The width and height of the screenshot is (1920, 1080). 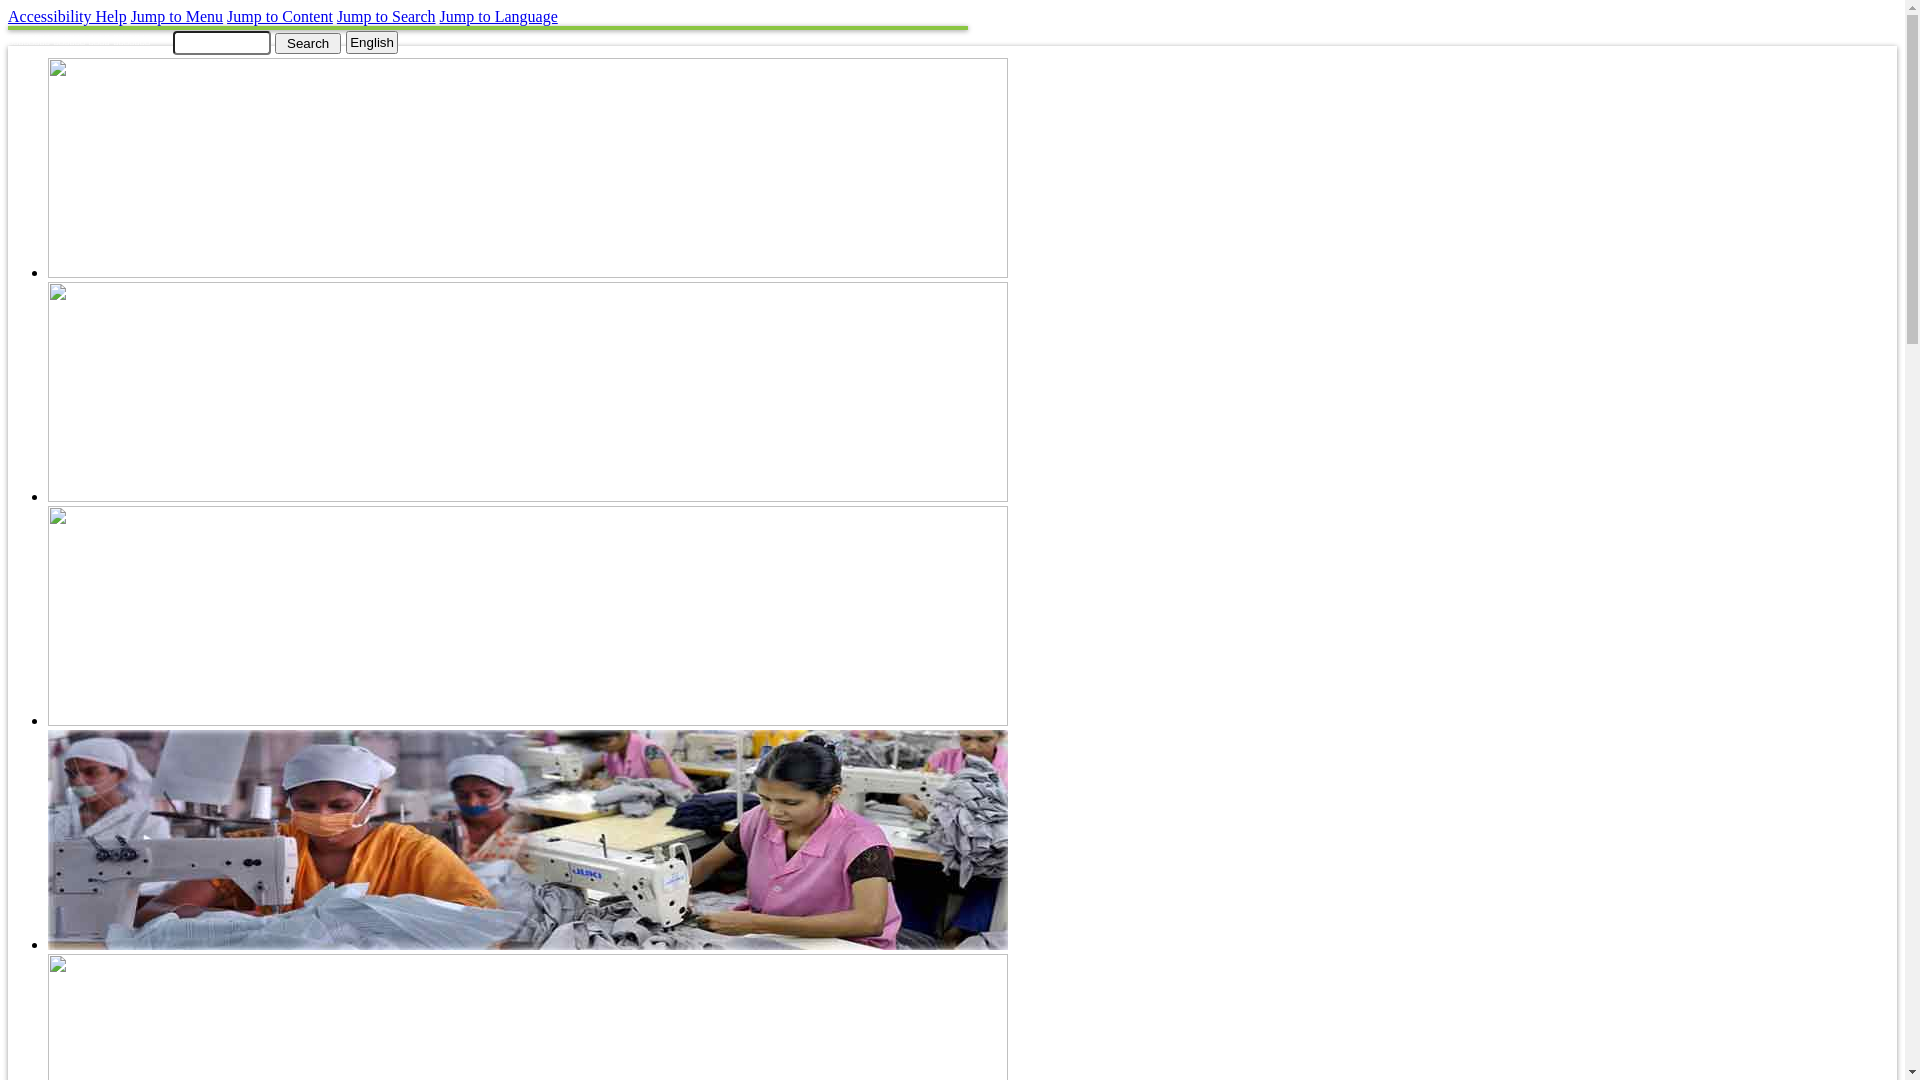 I want to click on 'Accessibility Help', so click(x=8, y=16).